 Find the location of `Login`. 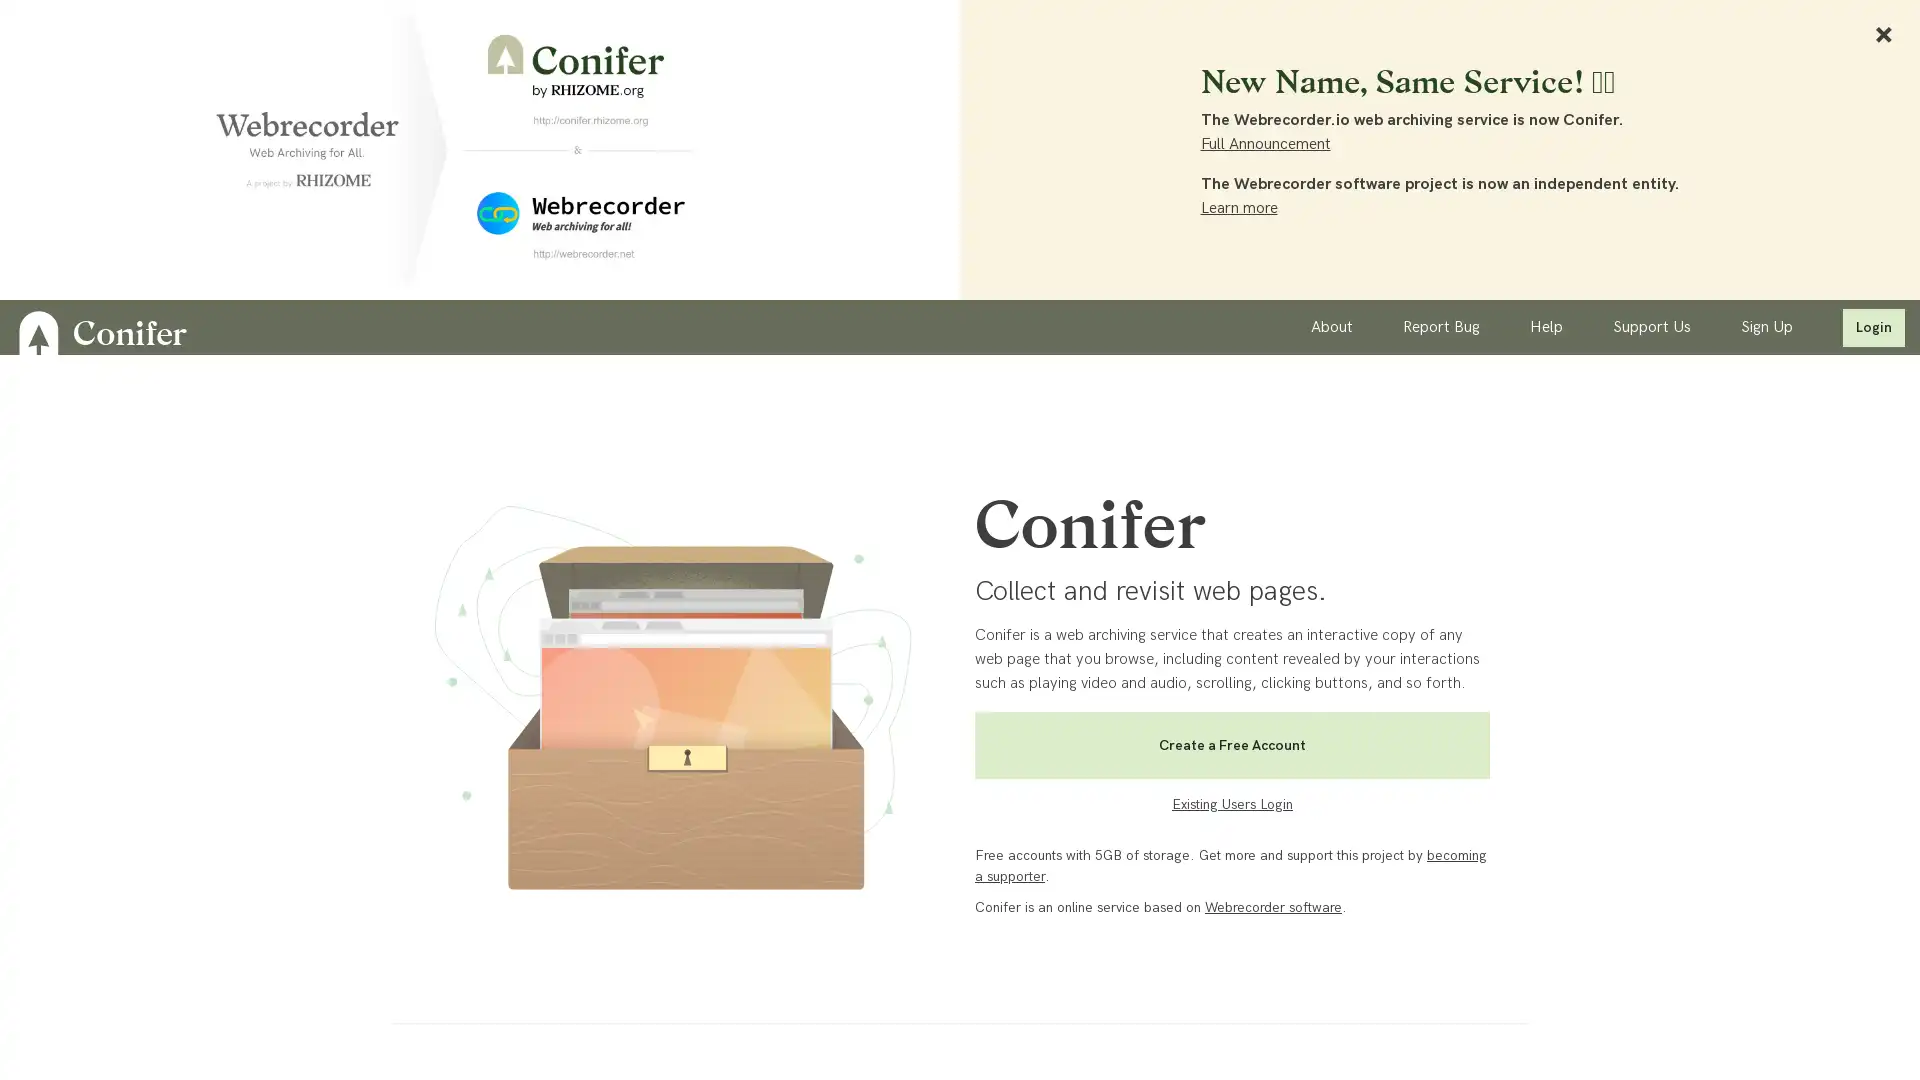

Login is located at coordinates (1872, 326).